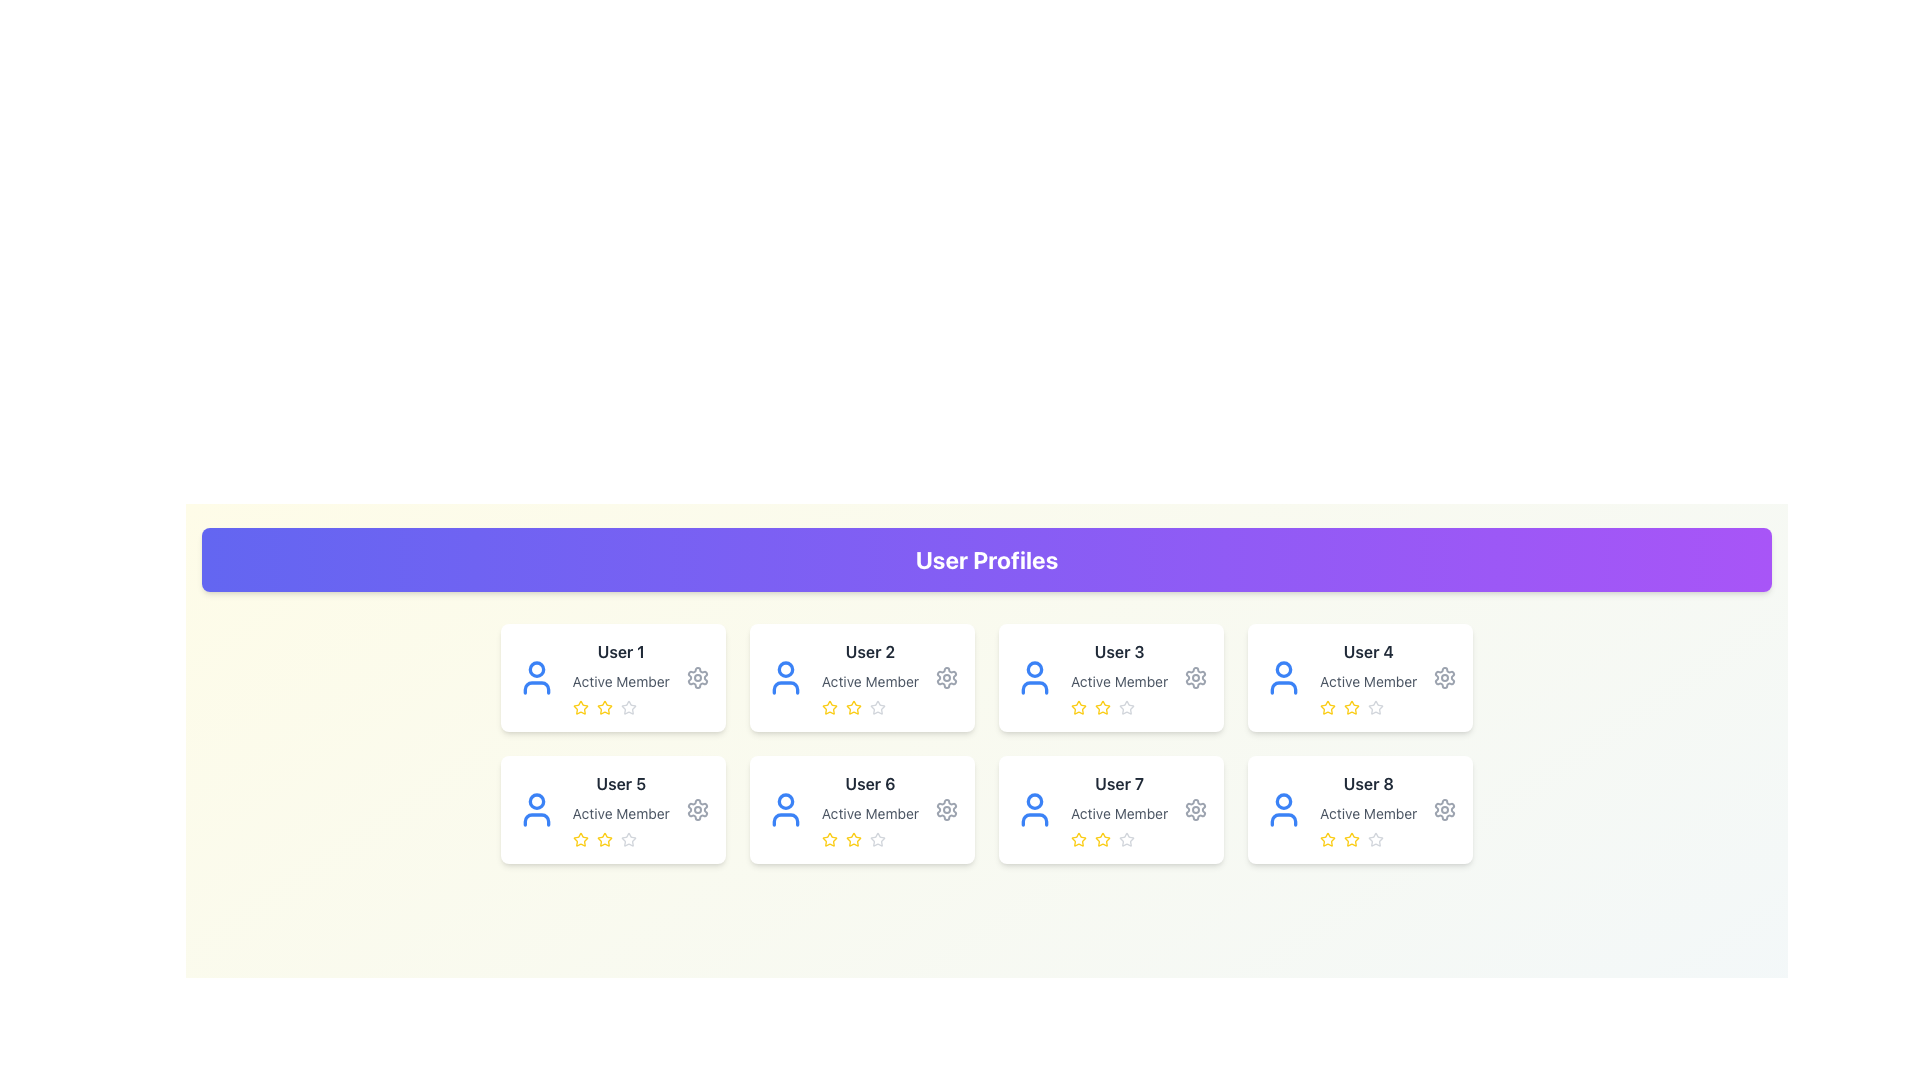 This screenshot has width=1920, height=1080. Describe the element at coordinates (1102, 706) in the screenshot. I see `the second star icon in the rating system of 'User 3's profile card` at that location.